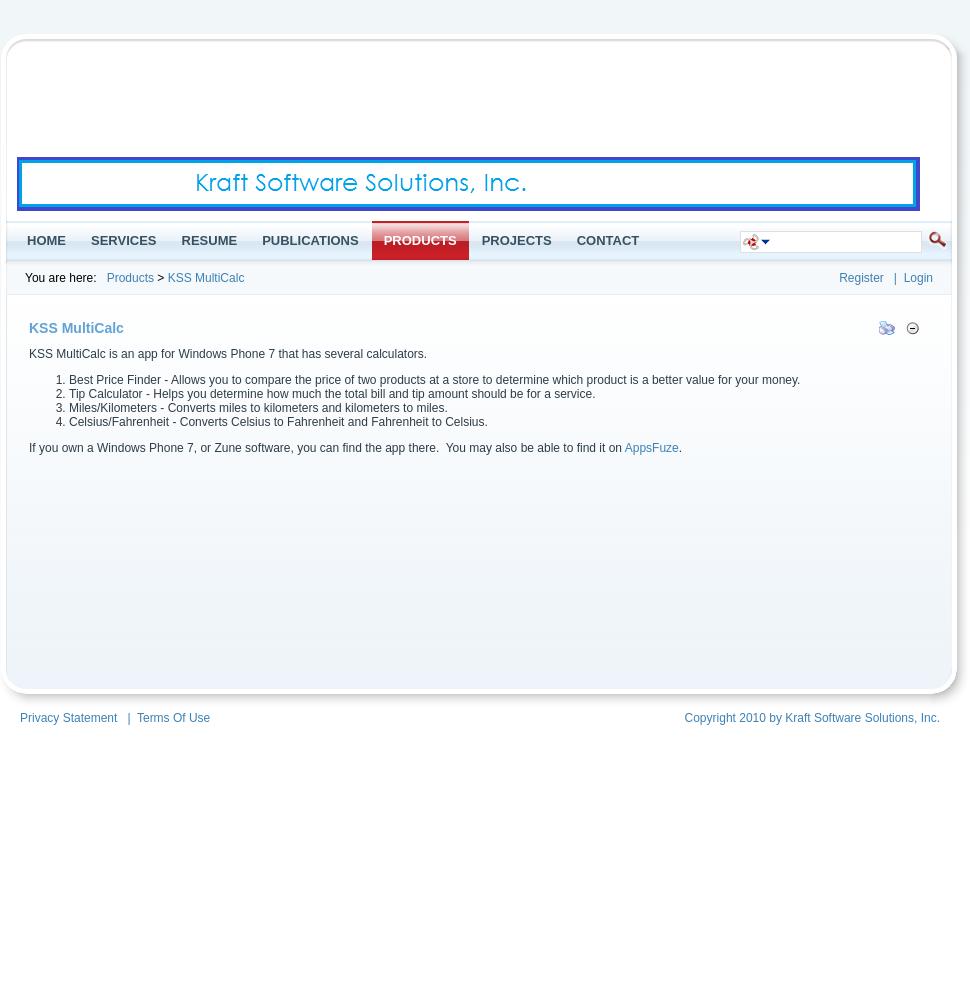 This screenshot has width=970, height=1000. I want to click on 'KSS MultiCalc is an app for Windows Phone 7 that has several calculators.', so click(29, 353).